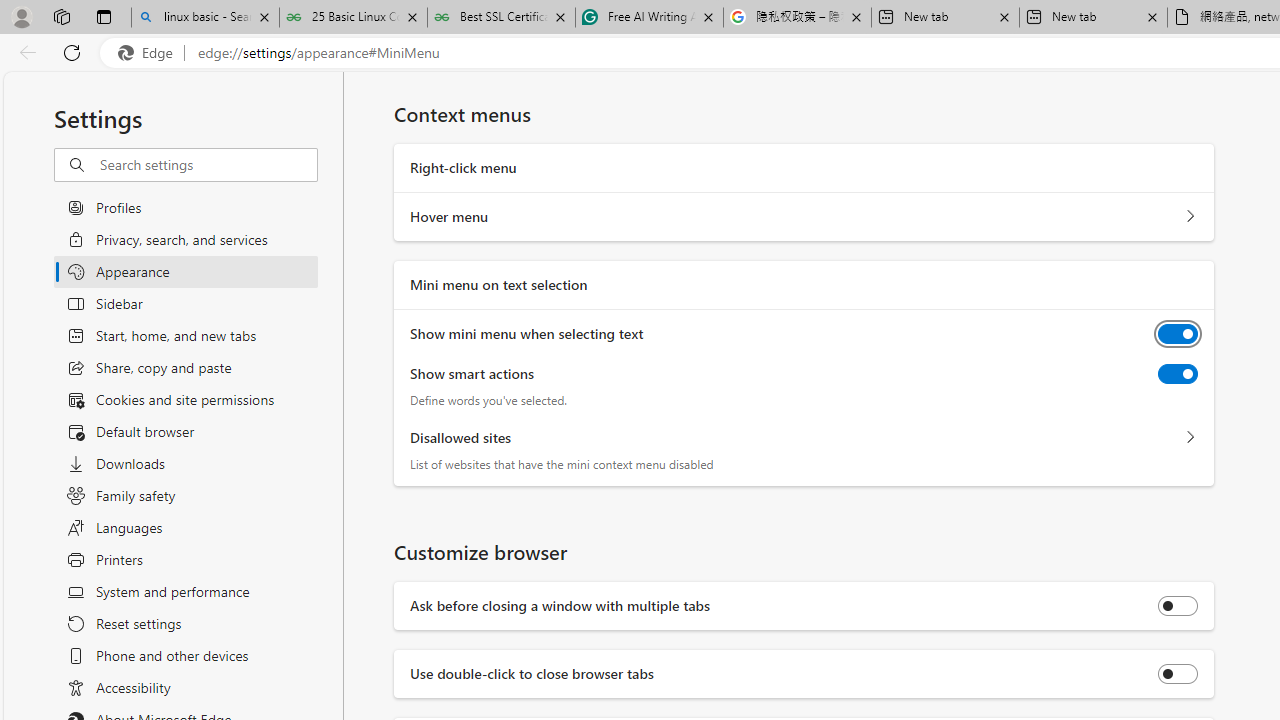 This screenshot has height=720, width=1280. Describe the element at coordinates (208, 164) in the screenshot. I see `'Search settings'` at that location.